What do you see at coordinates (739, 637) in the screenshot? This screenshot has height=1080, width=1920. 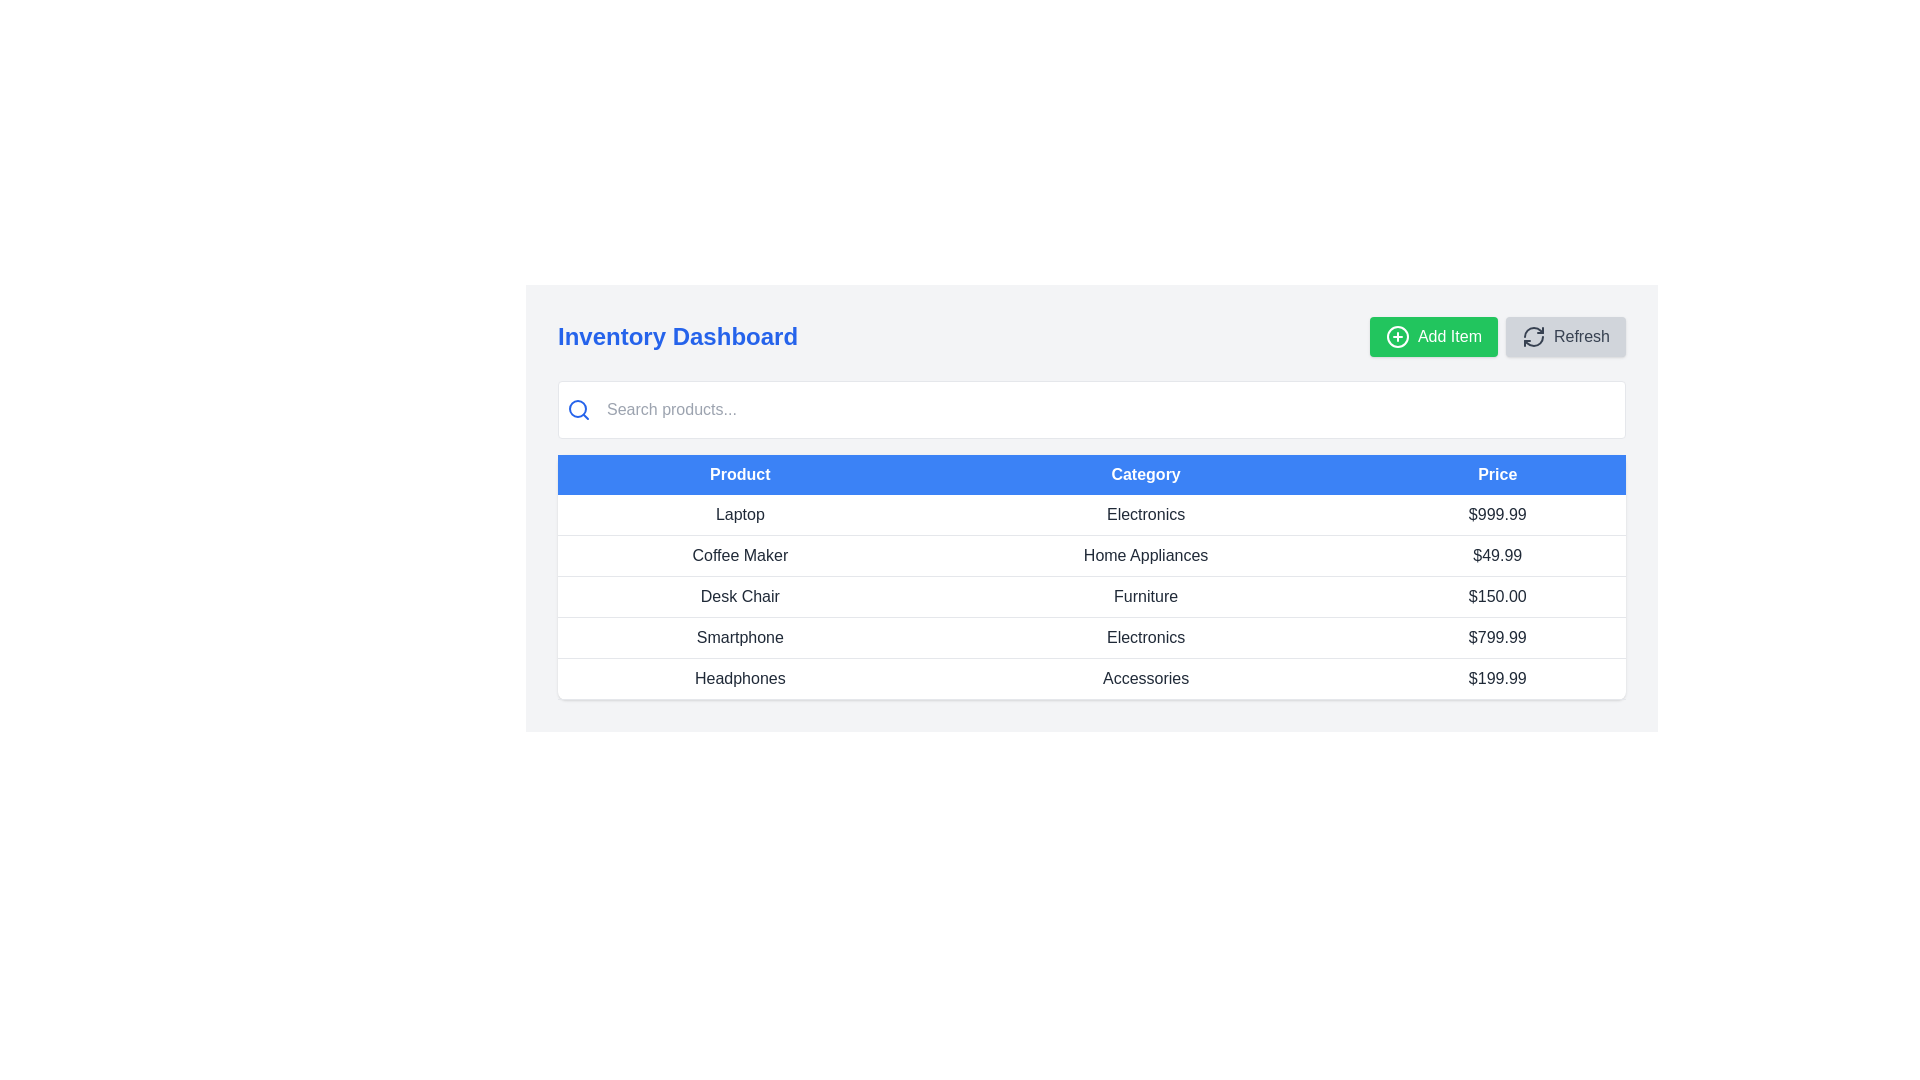 I see `the static text label displaying the product name 'Smartphone' in the fourth row of the inventory list table` at bounding box center [739, 637].